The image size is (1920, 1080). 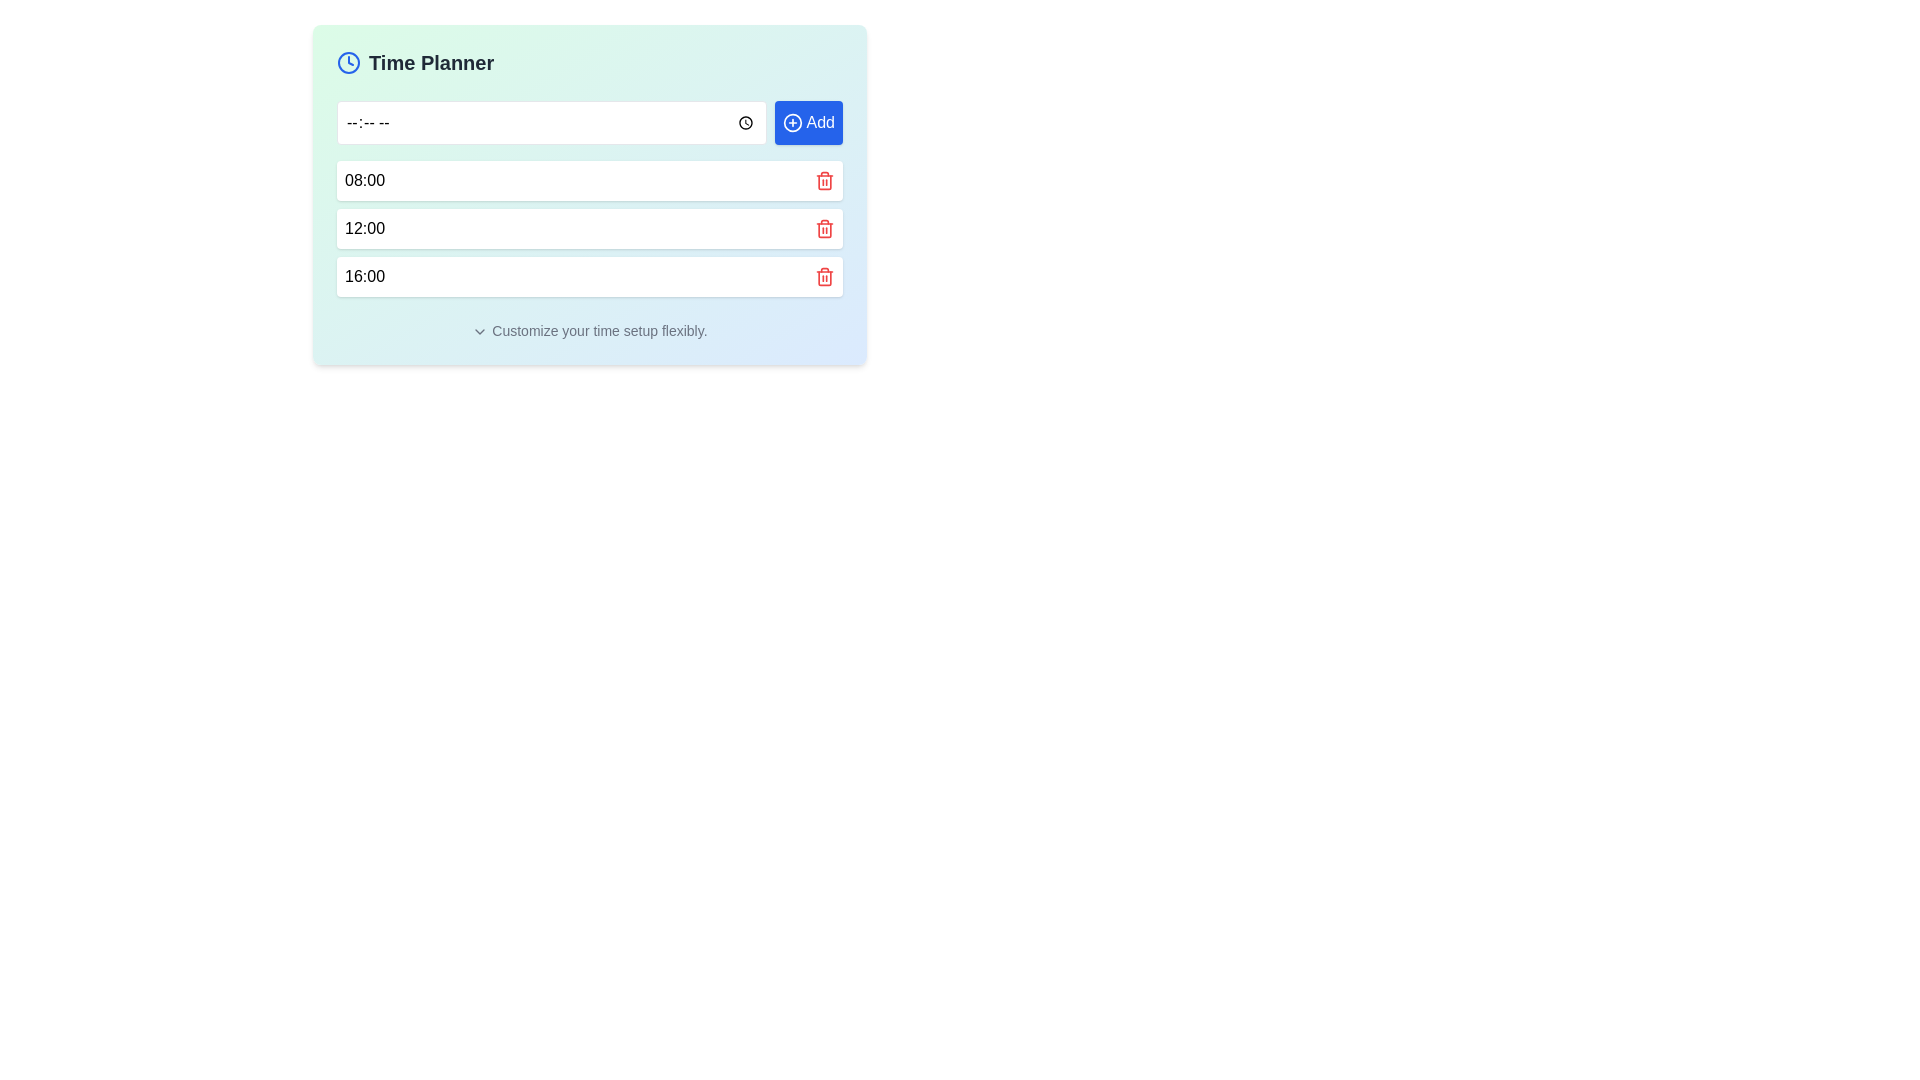 I want to click on the delete icon button, so click(x=825, y=227).